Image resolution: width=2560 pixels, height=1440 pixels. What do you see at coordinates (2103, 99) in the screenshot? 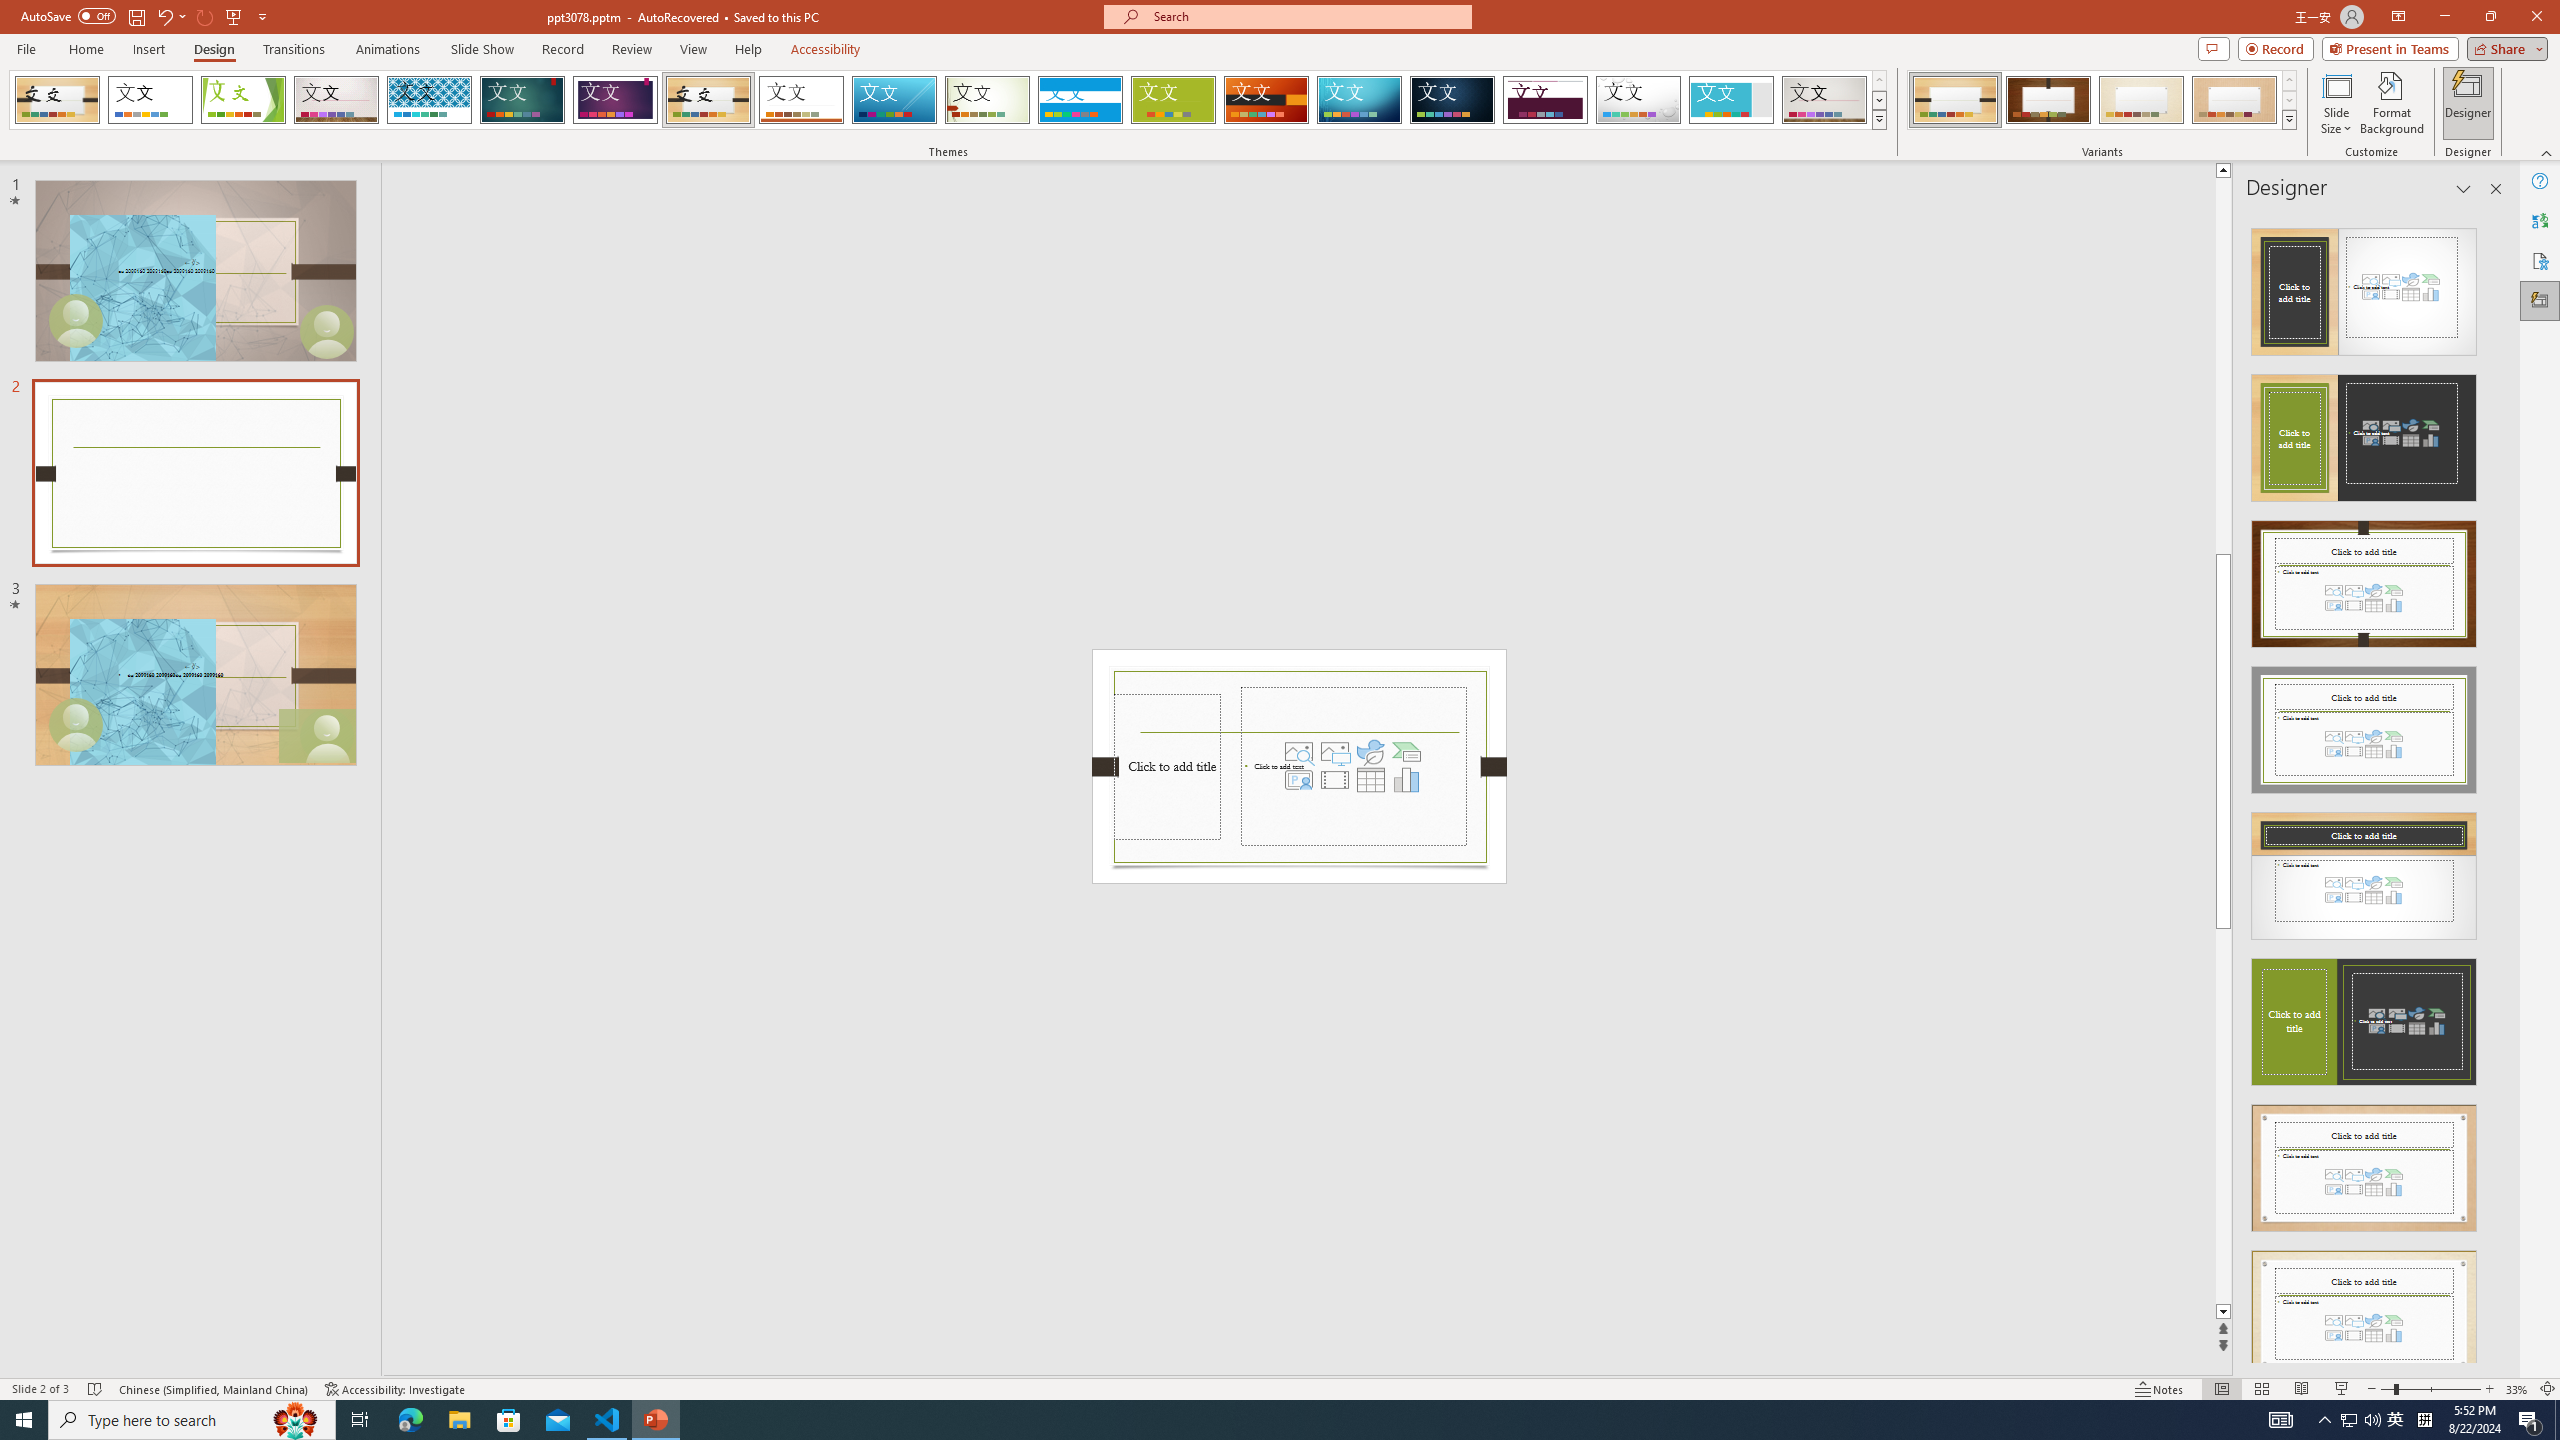
I see `'AutomationID: ThemeVariantsGallery'` at bounding box center [2103, 99].